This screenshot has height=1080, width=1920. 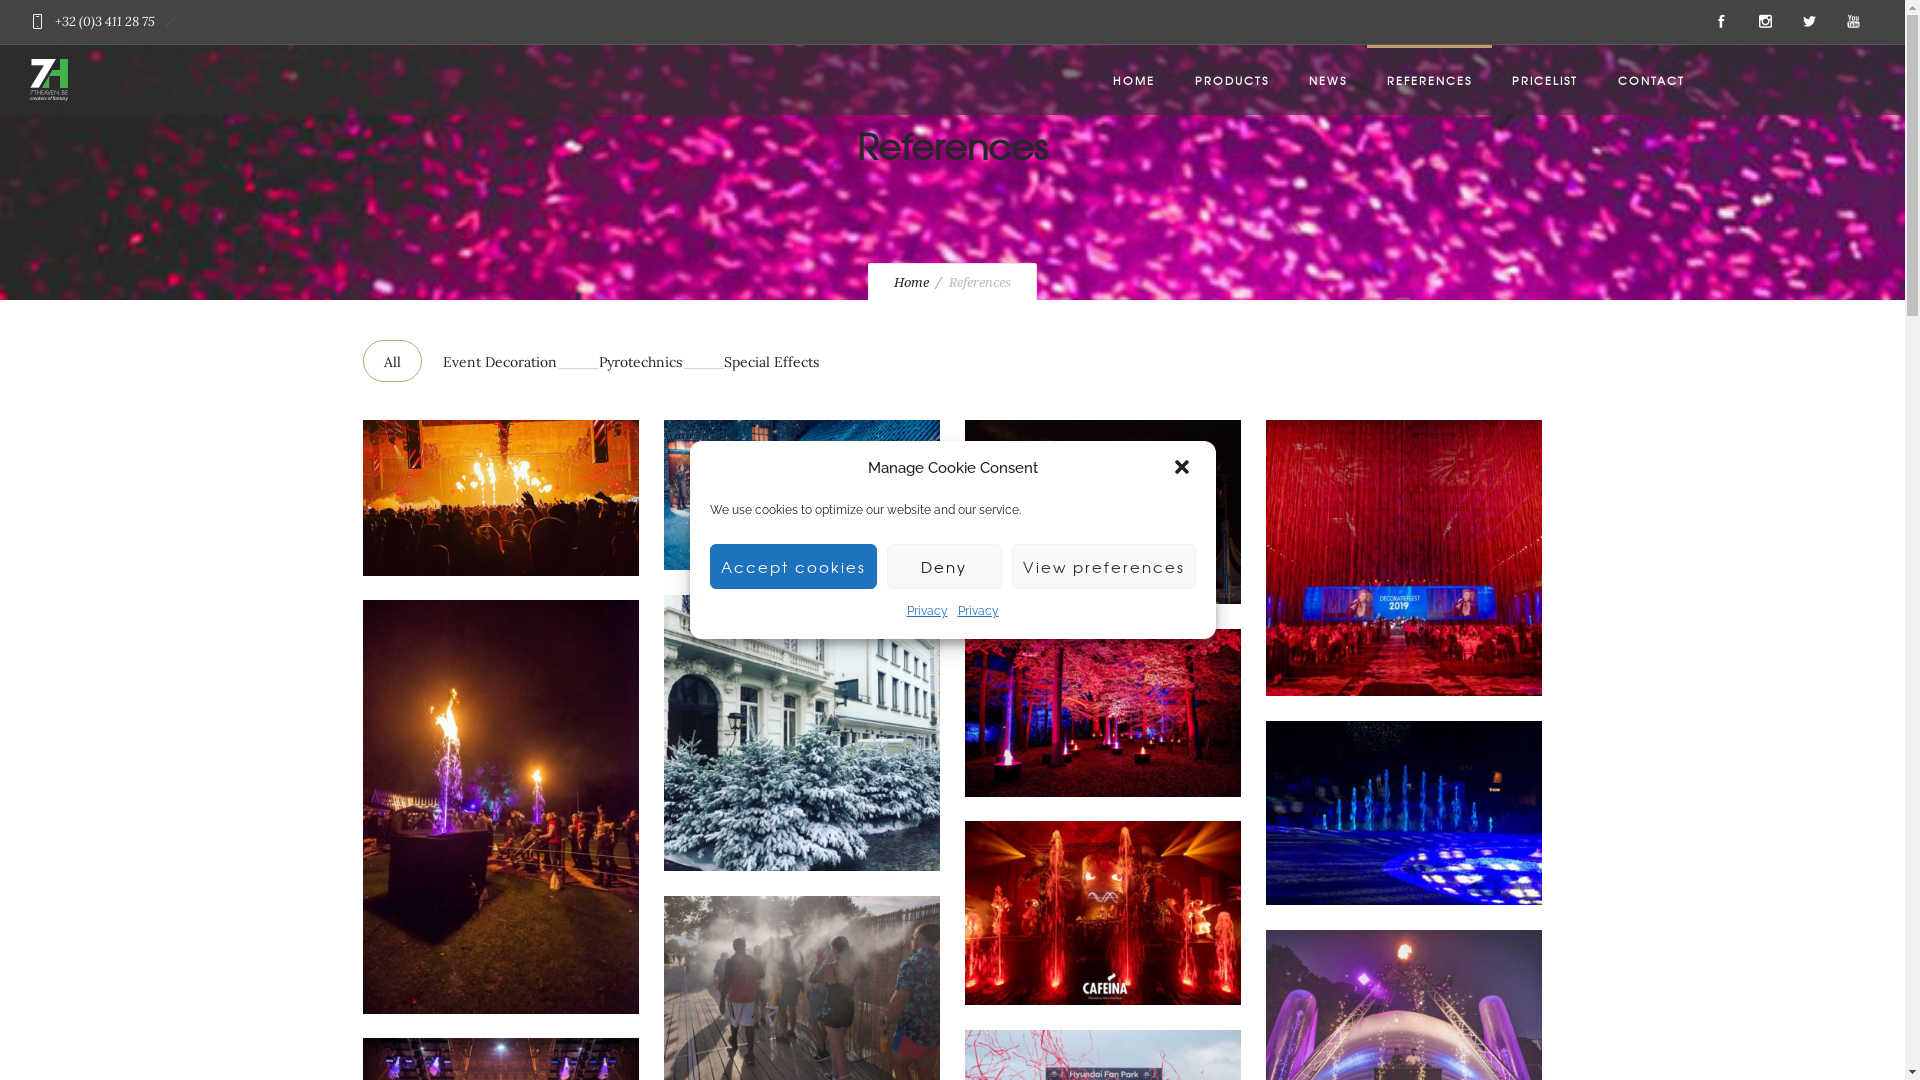 What do you see at coordinates (1231, 79) in the screenshot?
I see `'PRODUCTS'` at bounding box center [1231, 79].